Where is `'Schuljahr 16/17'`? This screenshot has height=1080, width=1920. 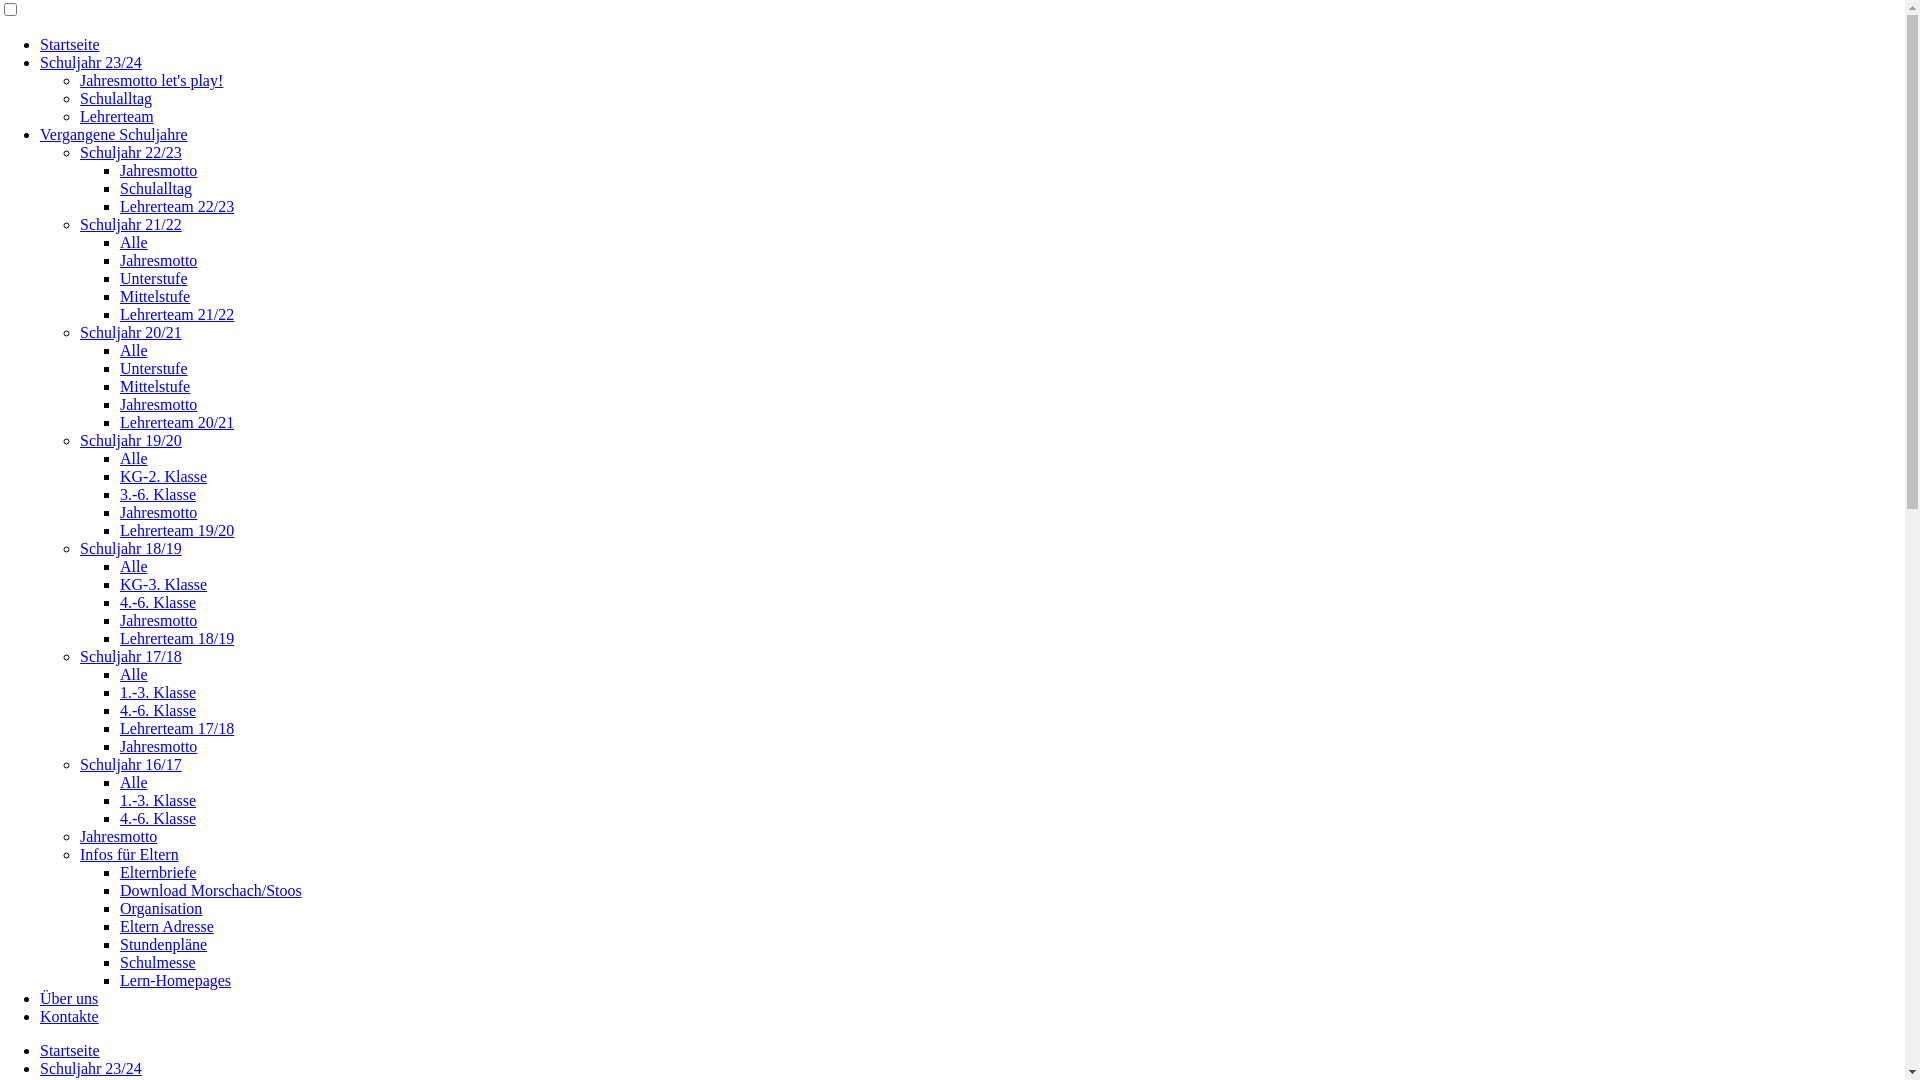 'Schuljahr 16/17' is located at coordinates (129, 764).